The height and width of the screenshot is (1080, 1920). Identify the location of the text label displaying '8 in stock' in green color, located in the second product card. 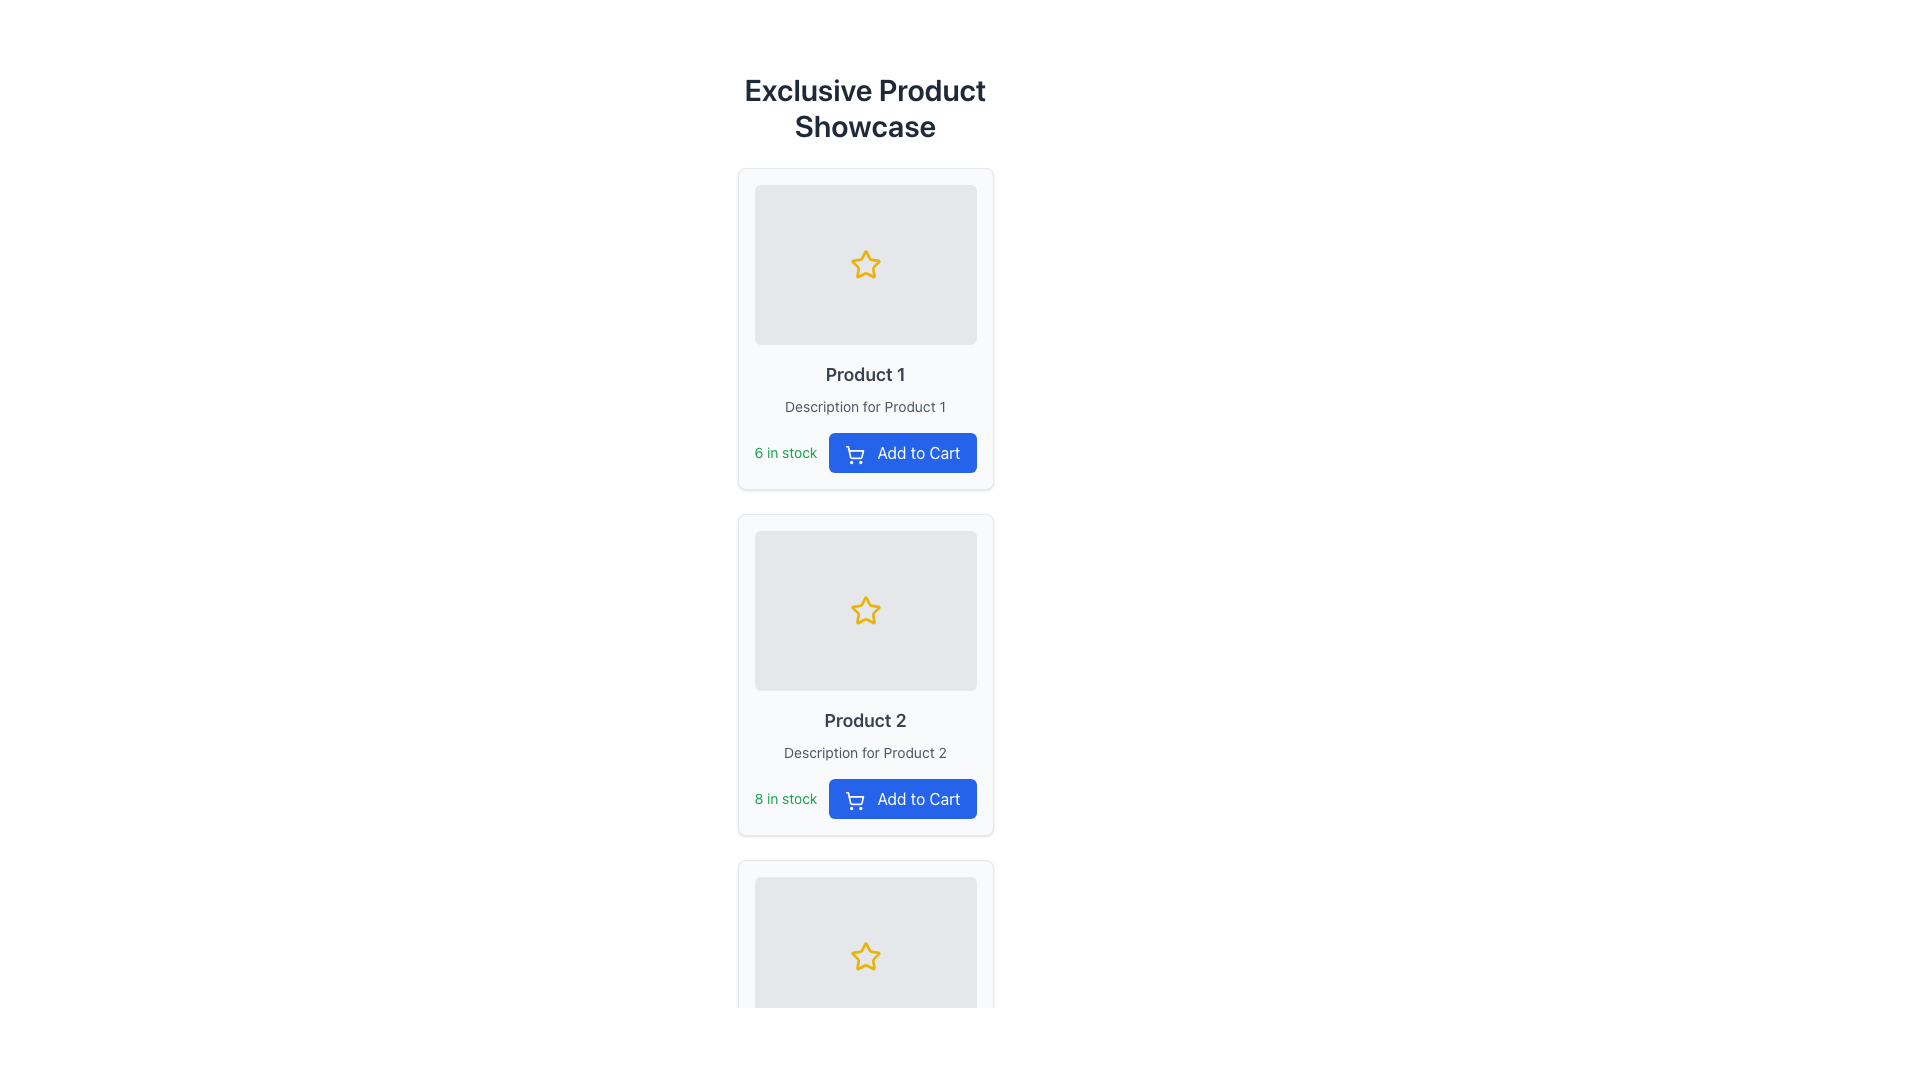
(784, 797).